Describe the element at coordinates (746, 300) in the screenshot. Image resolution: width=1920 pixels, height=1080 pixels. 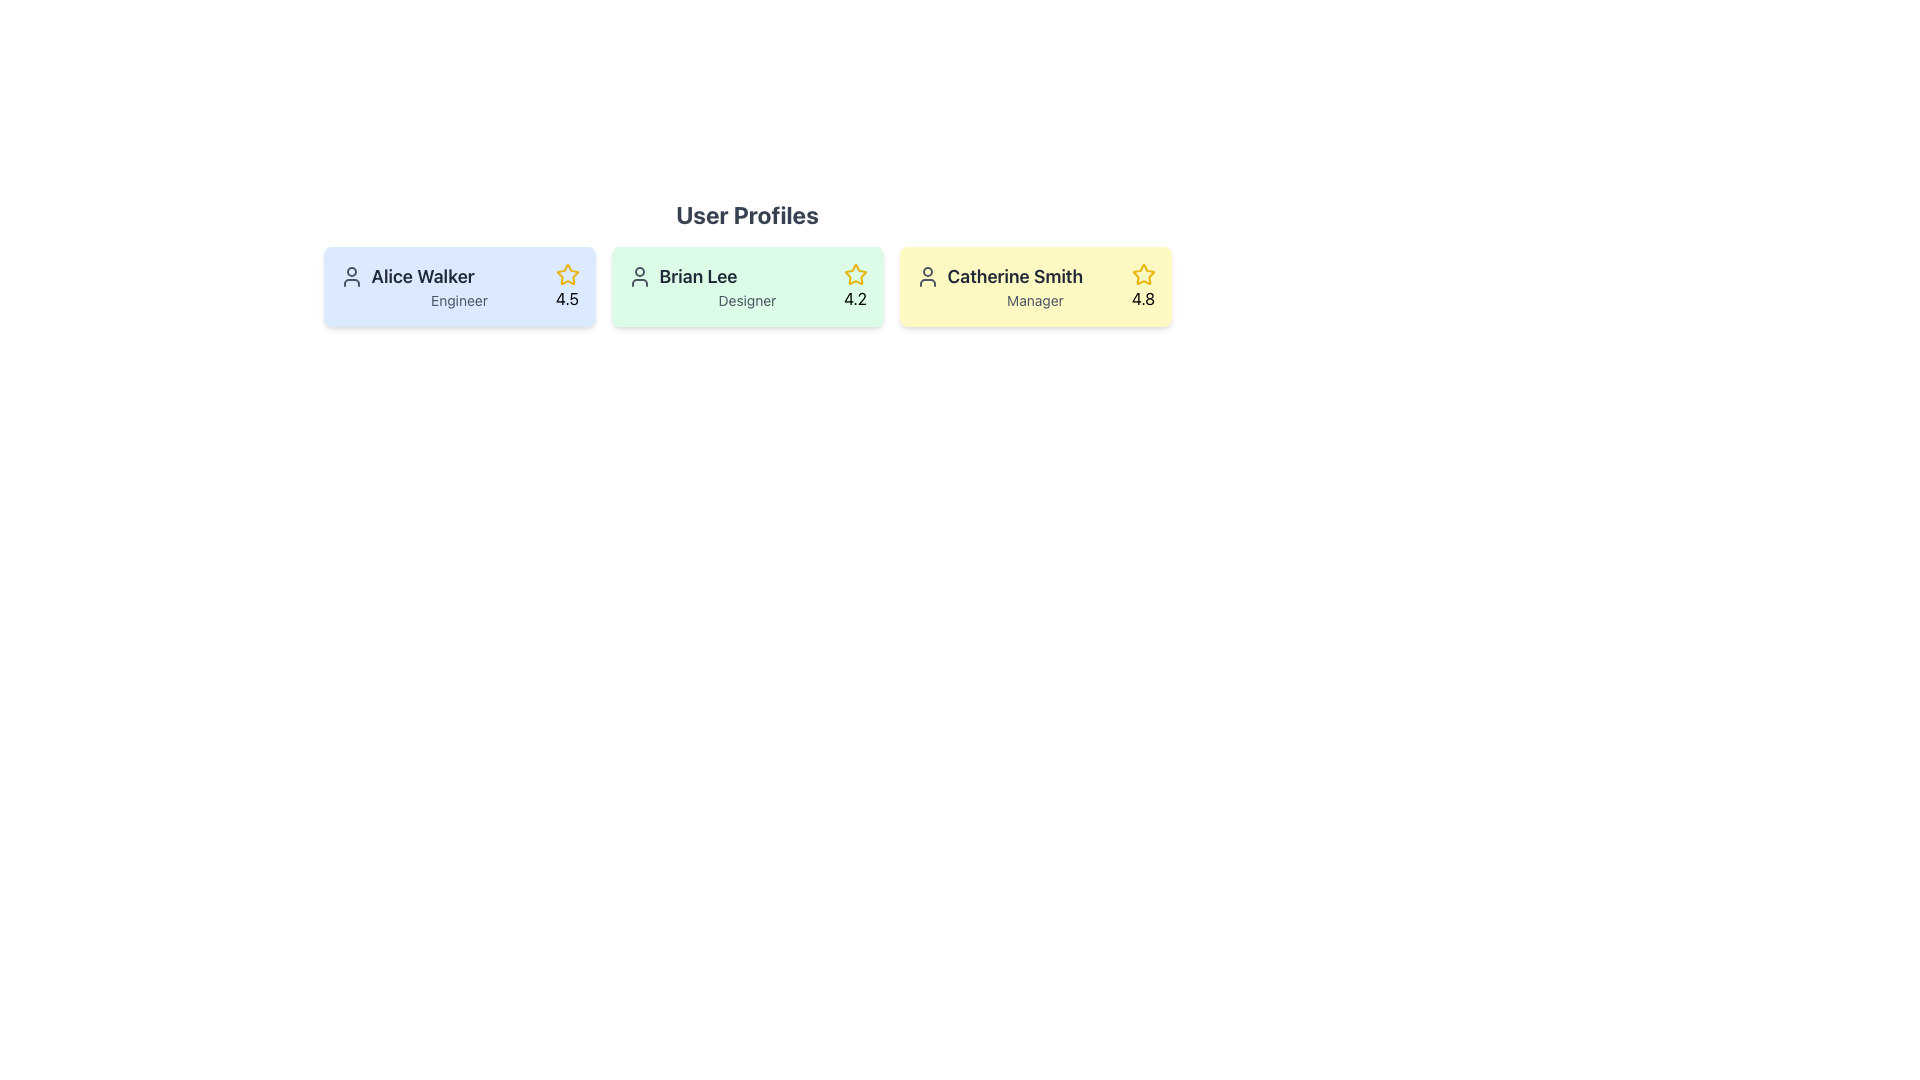
I see `the text label 'Designer' styled in a small gray font, located within the second profile card from the left in the 'User Profiles' row, centered beneath 'Brian Lee' and above the rating '4.2'` at that location.